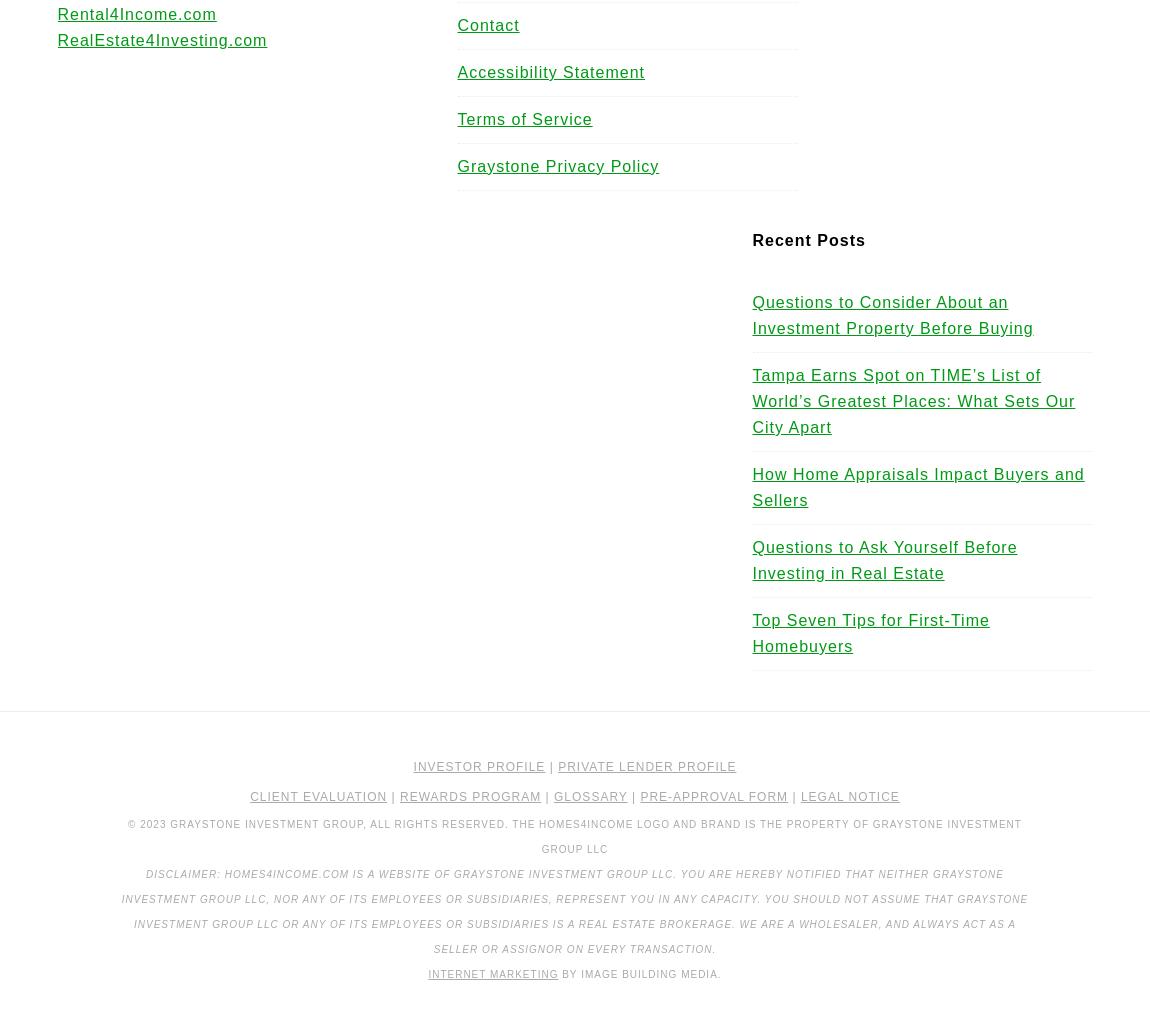 The image size is (1150, 1023). Describe the element at coordinates (913, 401) in the screenshot. I see `'Tampa Earns Spot on TIME’s List of World’s Greatest Places: What Sets Our City Apart'` at that location.